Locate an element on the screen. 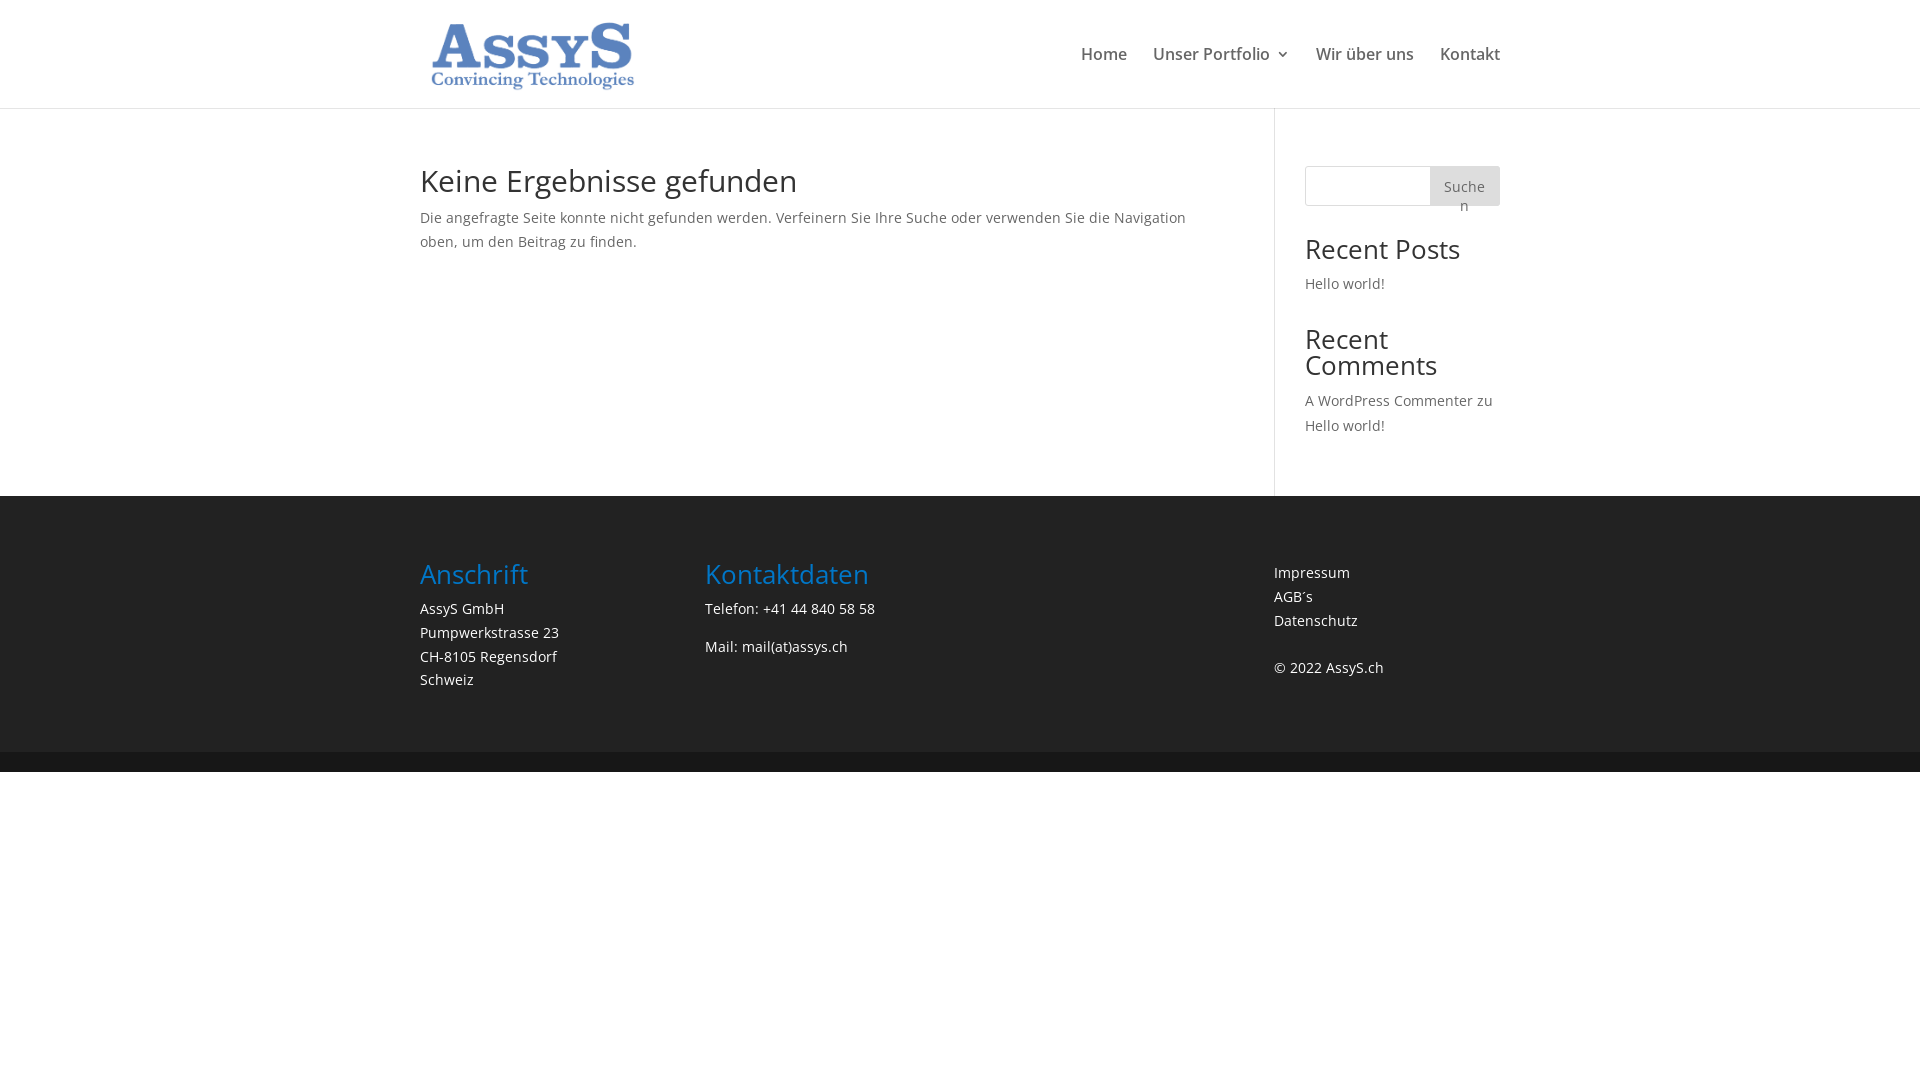 The image size is (1920, 1080). 'Home' is located at coordinates (1103, 76).